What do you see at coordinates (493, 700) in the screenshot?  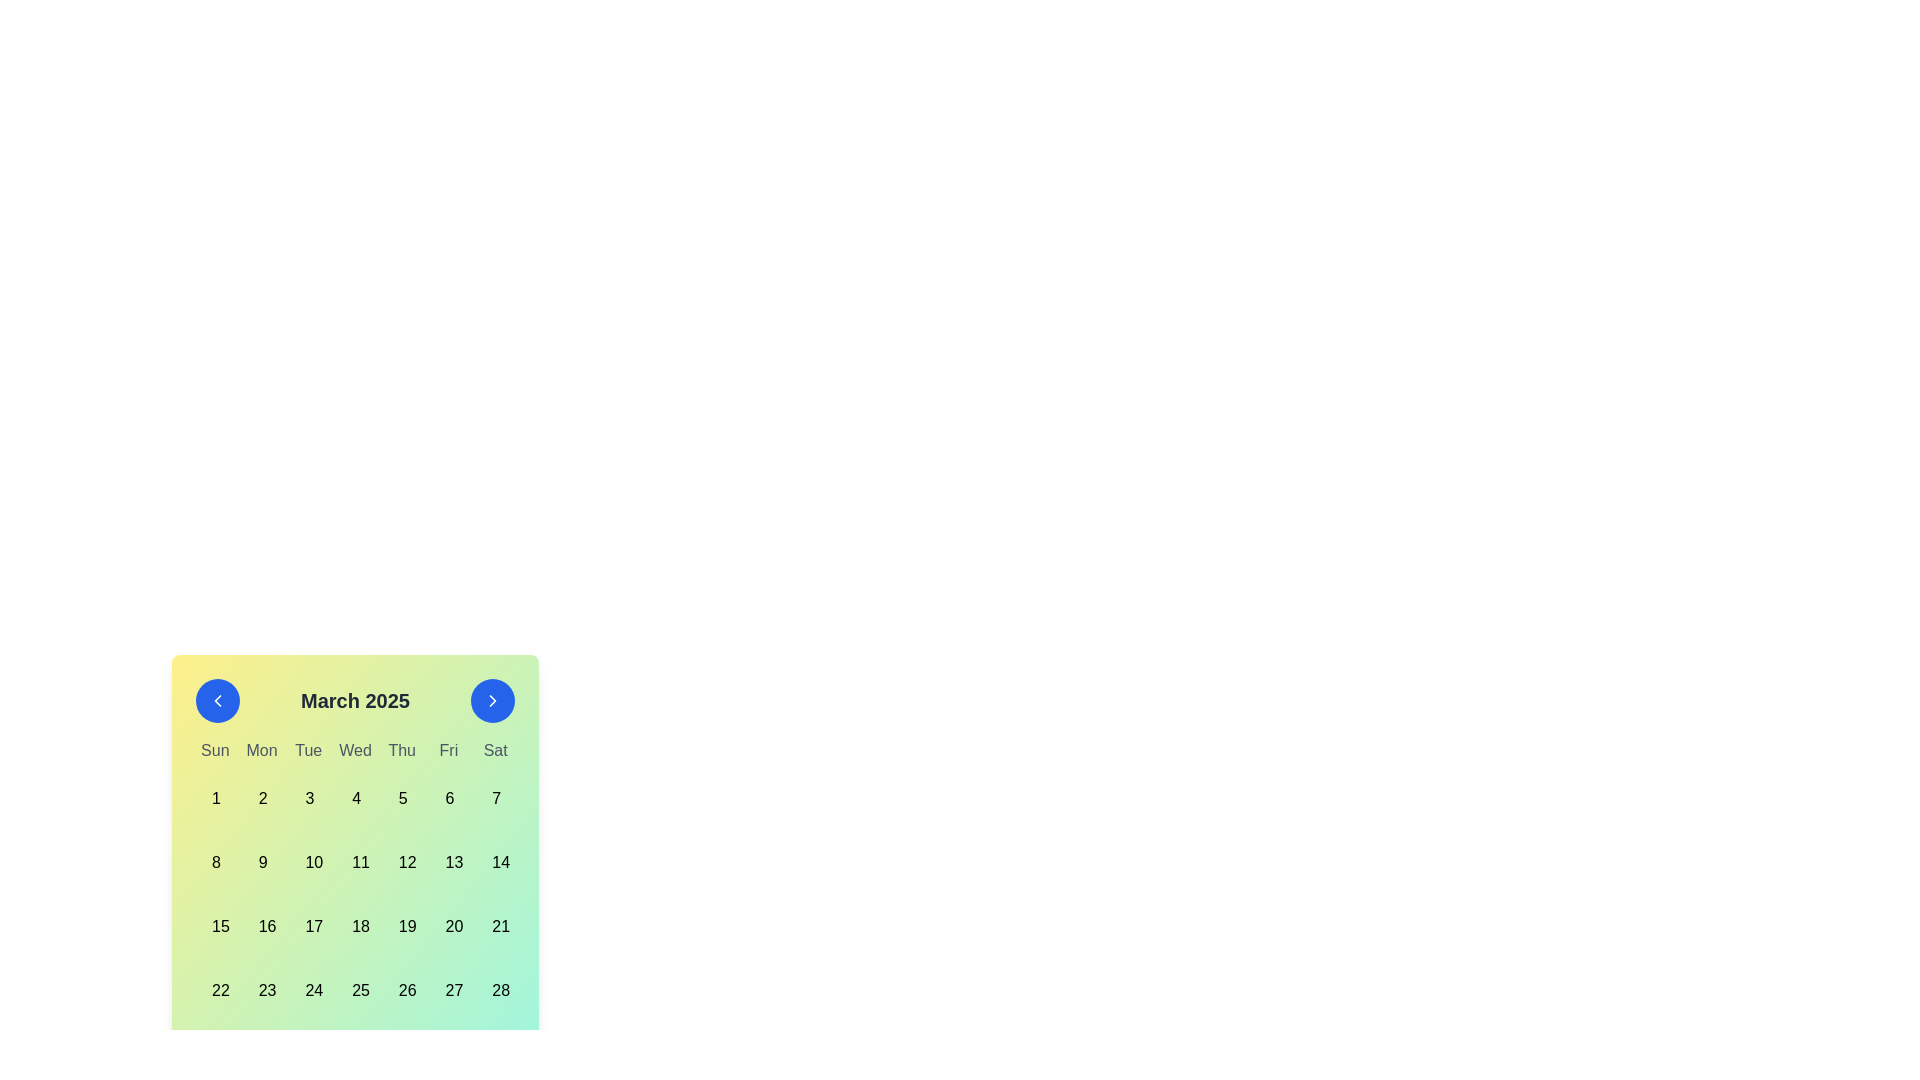 I see `the right-pointing chevron navigation icon in the top-right corner of the calendar interface` at bounding box center [493, 700].